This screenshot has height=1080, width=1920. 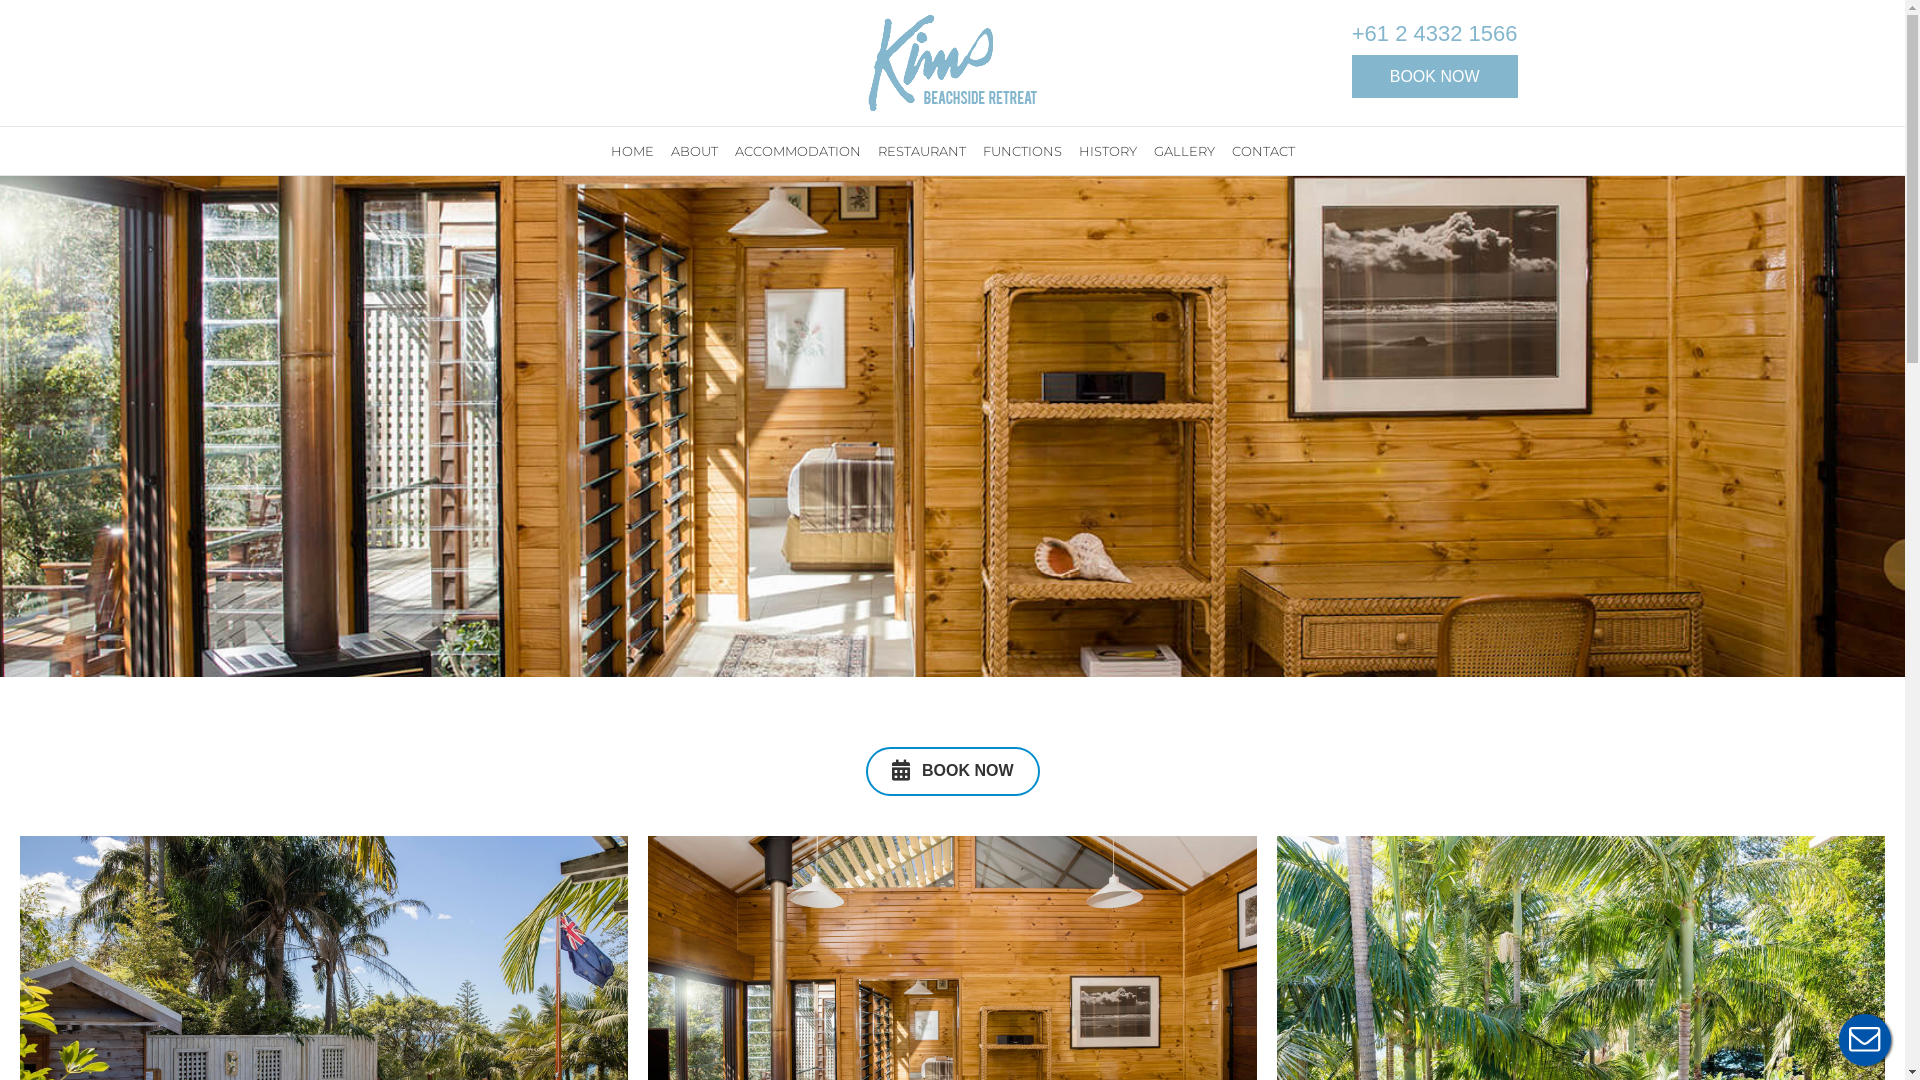 I want to click on 'Live Chat Button', so click(x=1864, y=1039).